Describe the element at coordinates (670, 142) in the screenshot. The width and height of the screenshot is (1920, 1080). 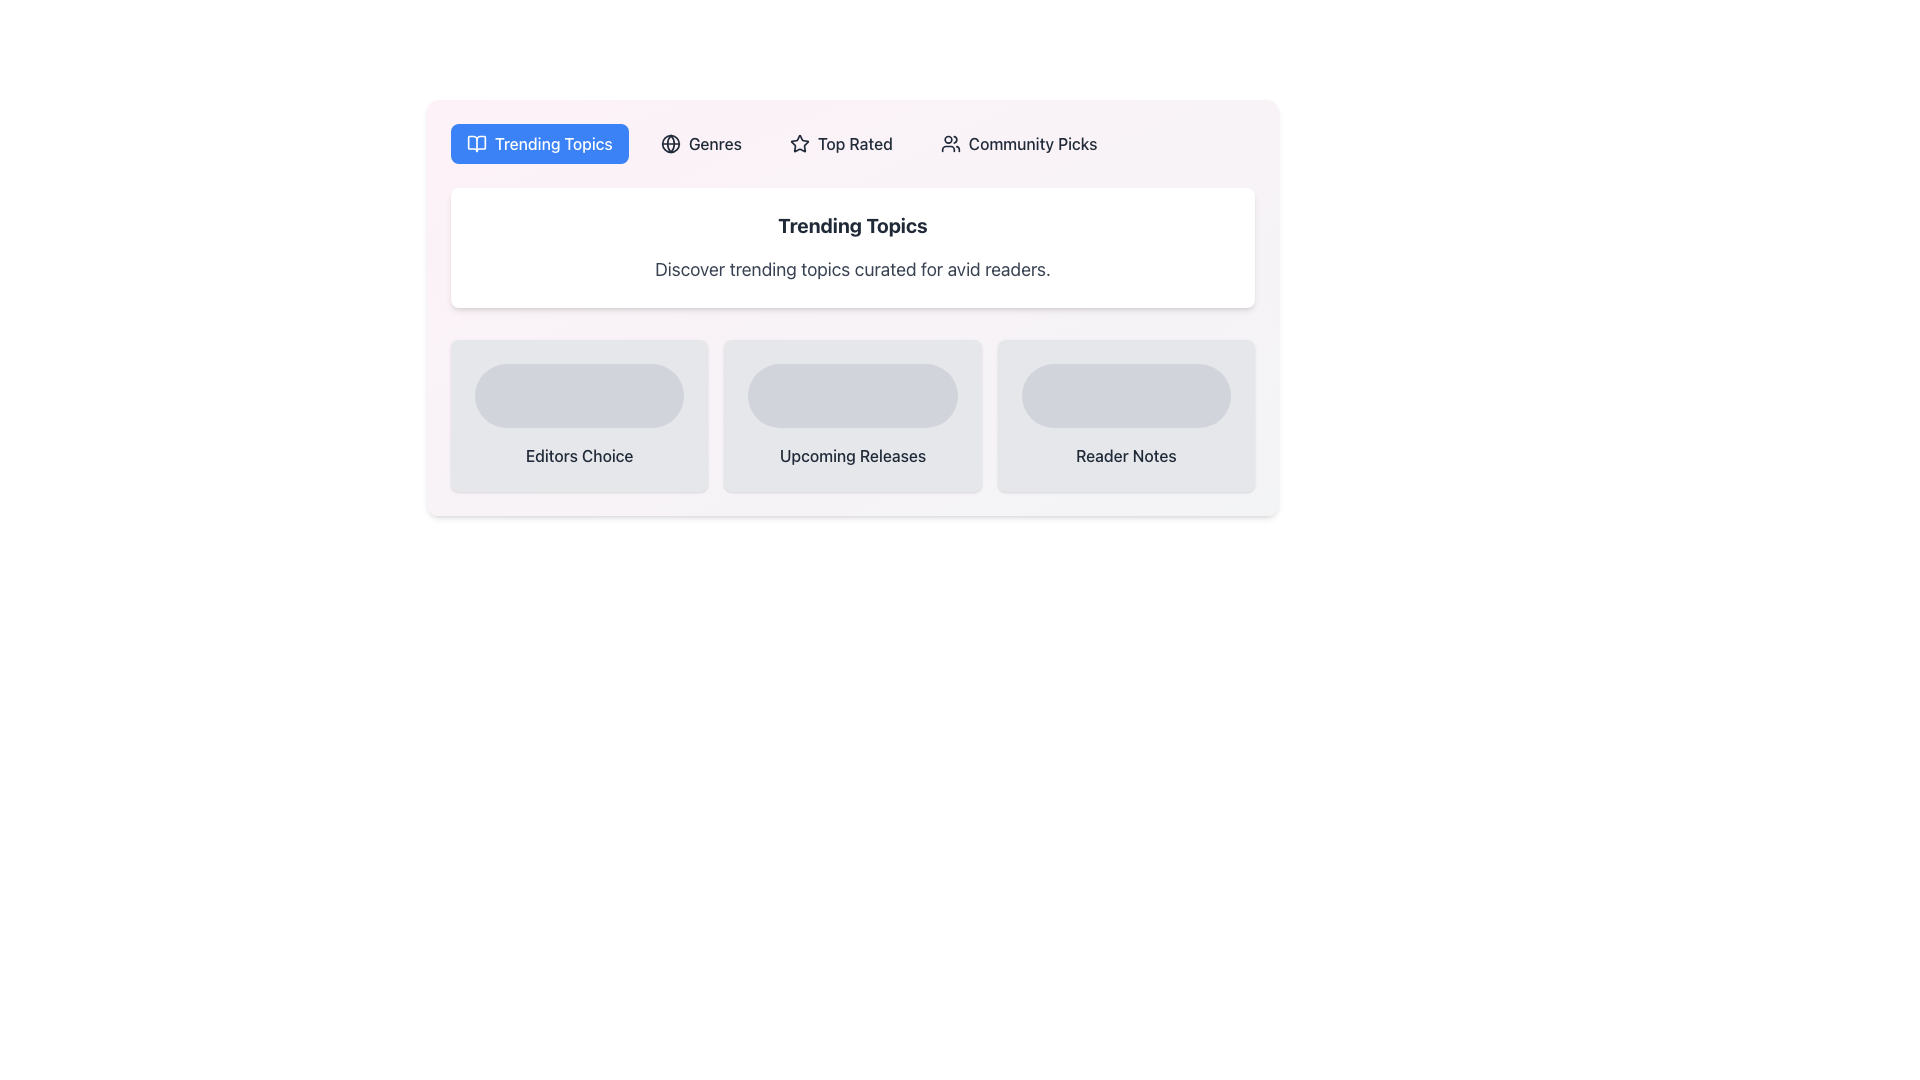
I see `the circular SVG element with a medium stroke, located to the right of the 'Trending Topics' label in the top navigation bar` at that location.